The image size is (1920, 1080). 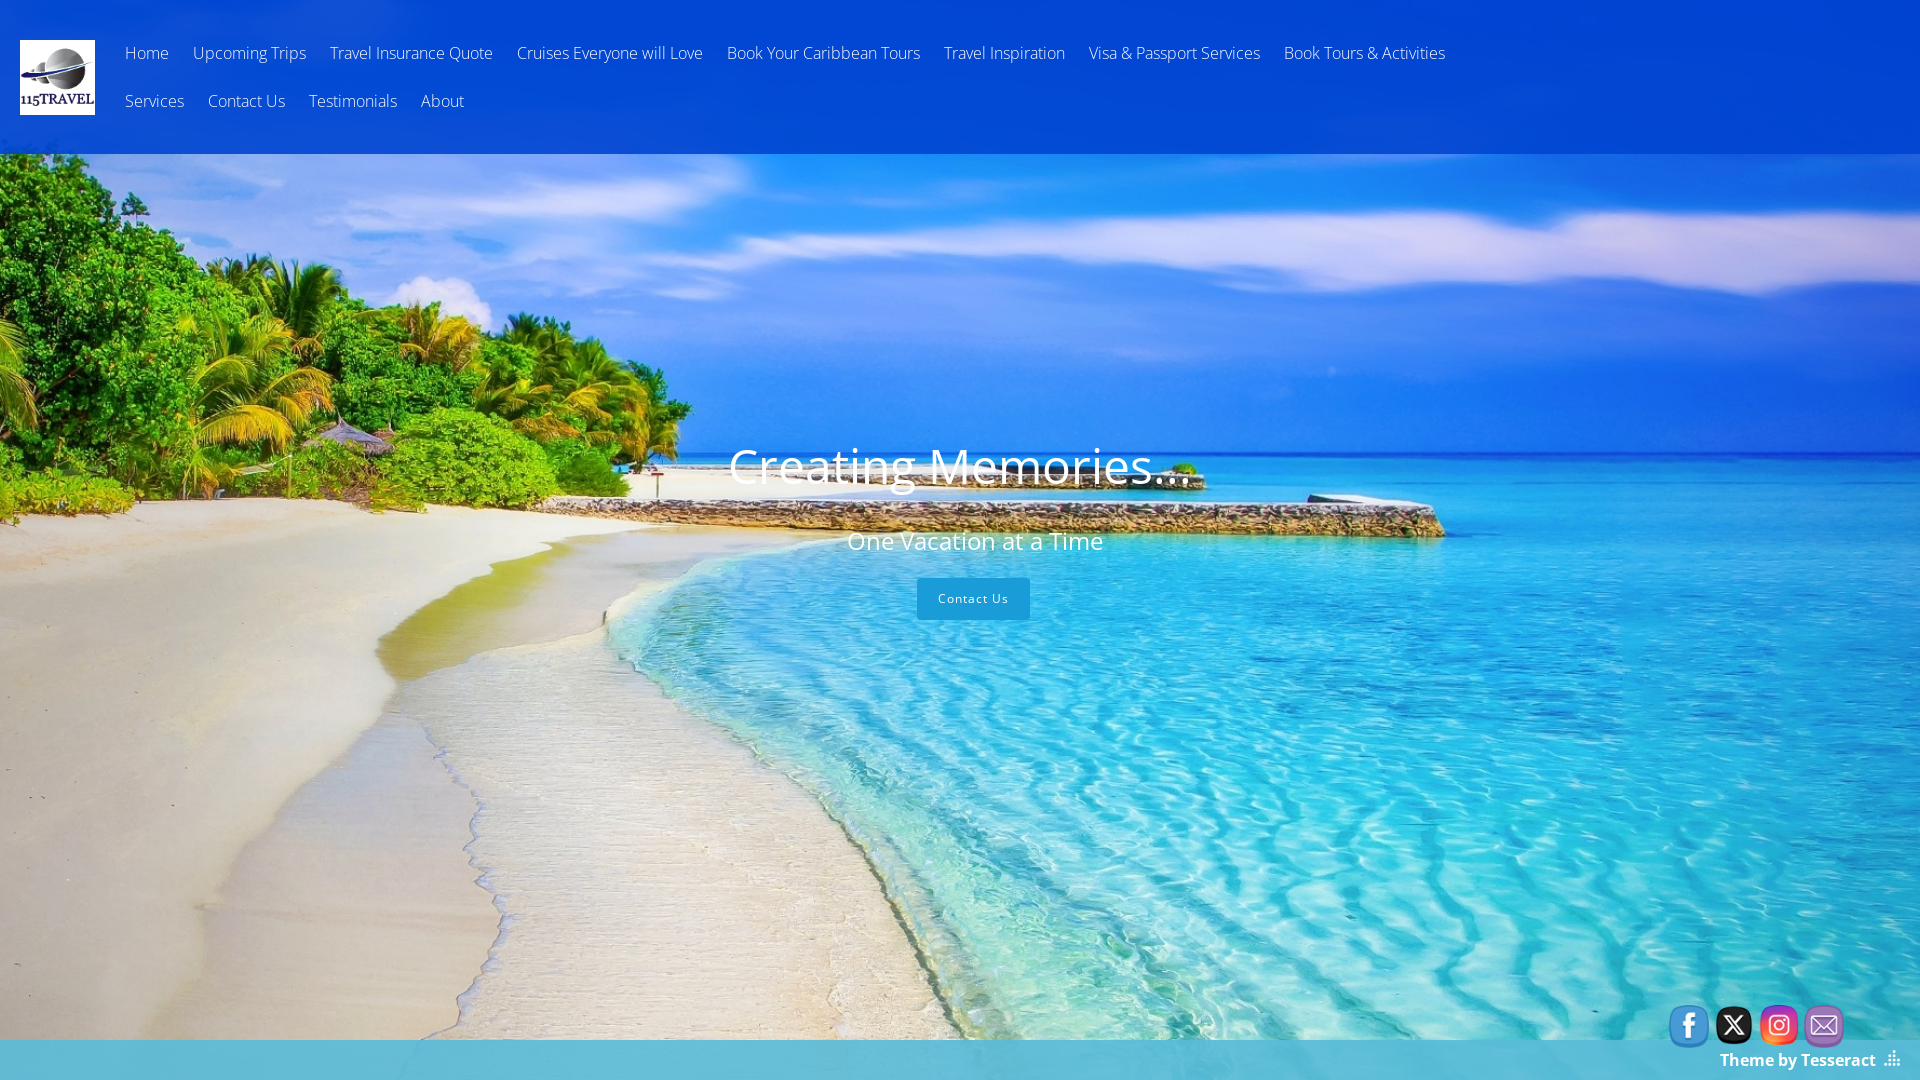 I want to click on 'Testimonials', so click(x=353, y=100).